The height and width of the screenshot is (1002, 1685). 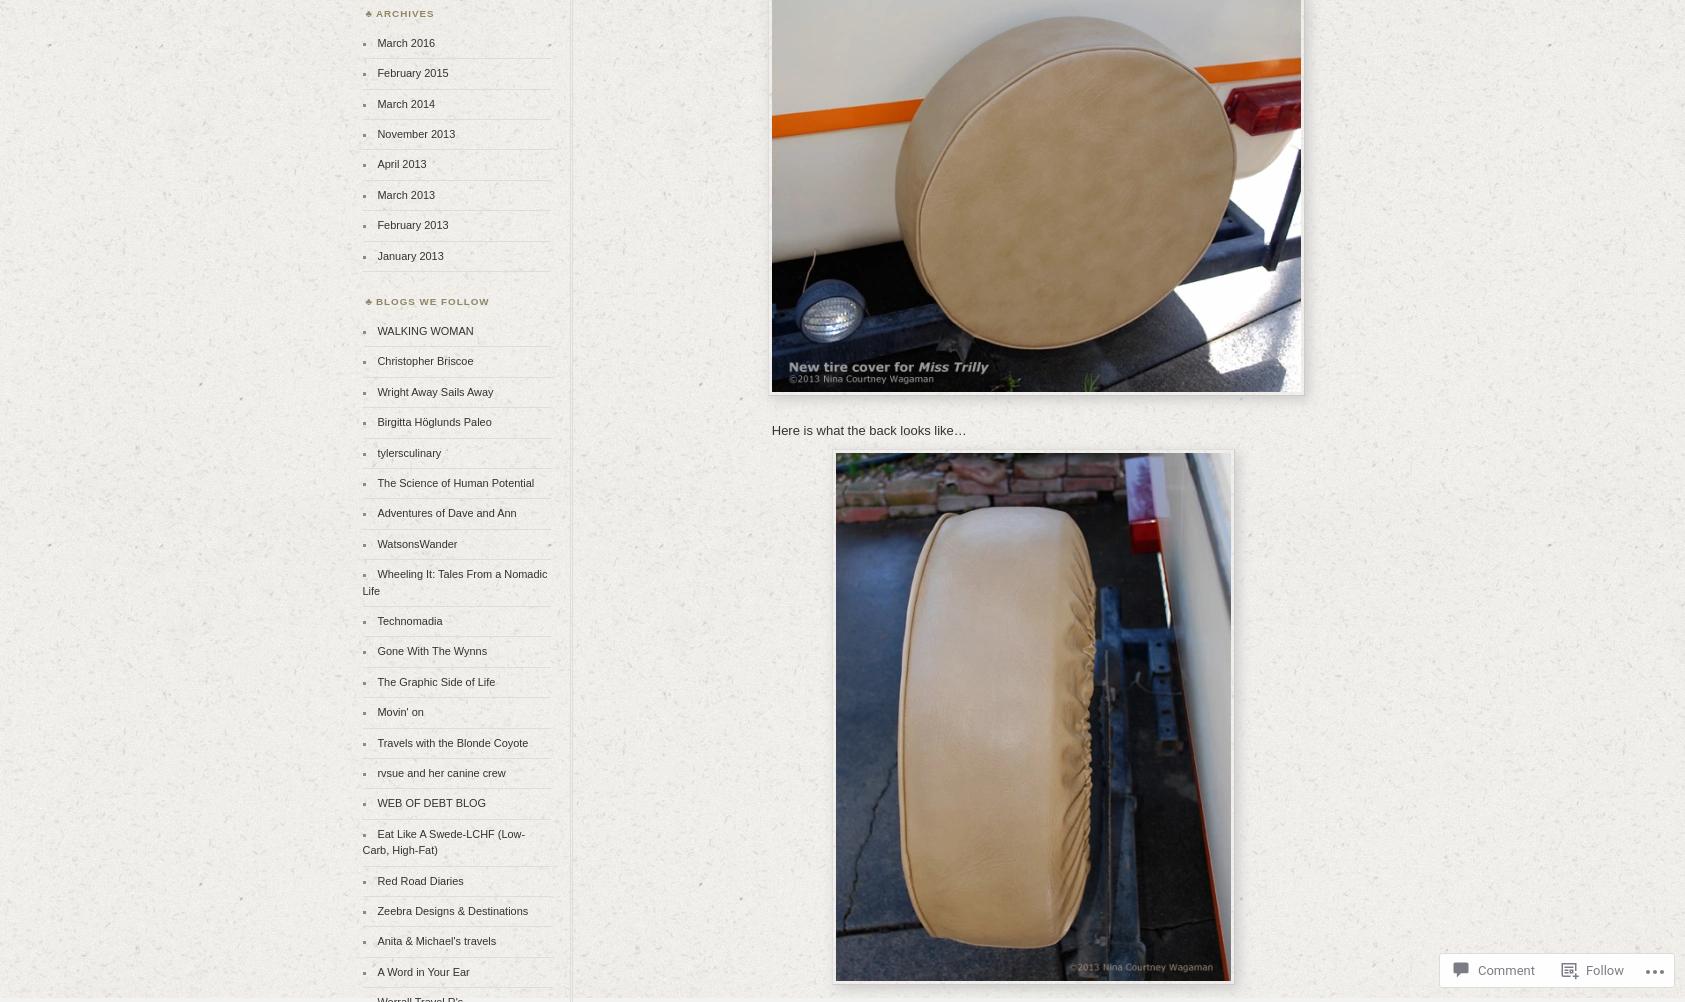 I want to click on 'The Science of Human Potential', so click(x=454, y=480).